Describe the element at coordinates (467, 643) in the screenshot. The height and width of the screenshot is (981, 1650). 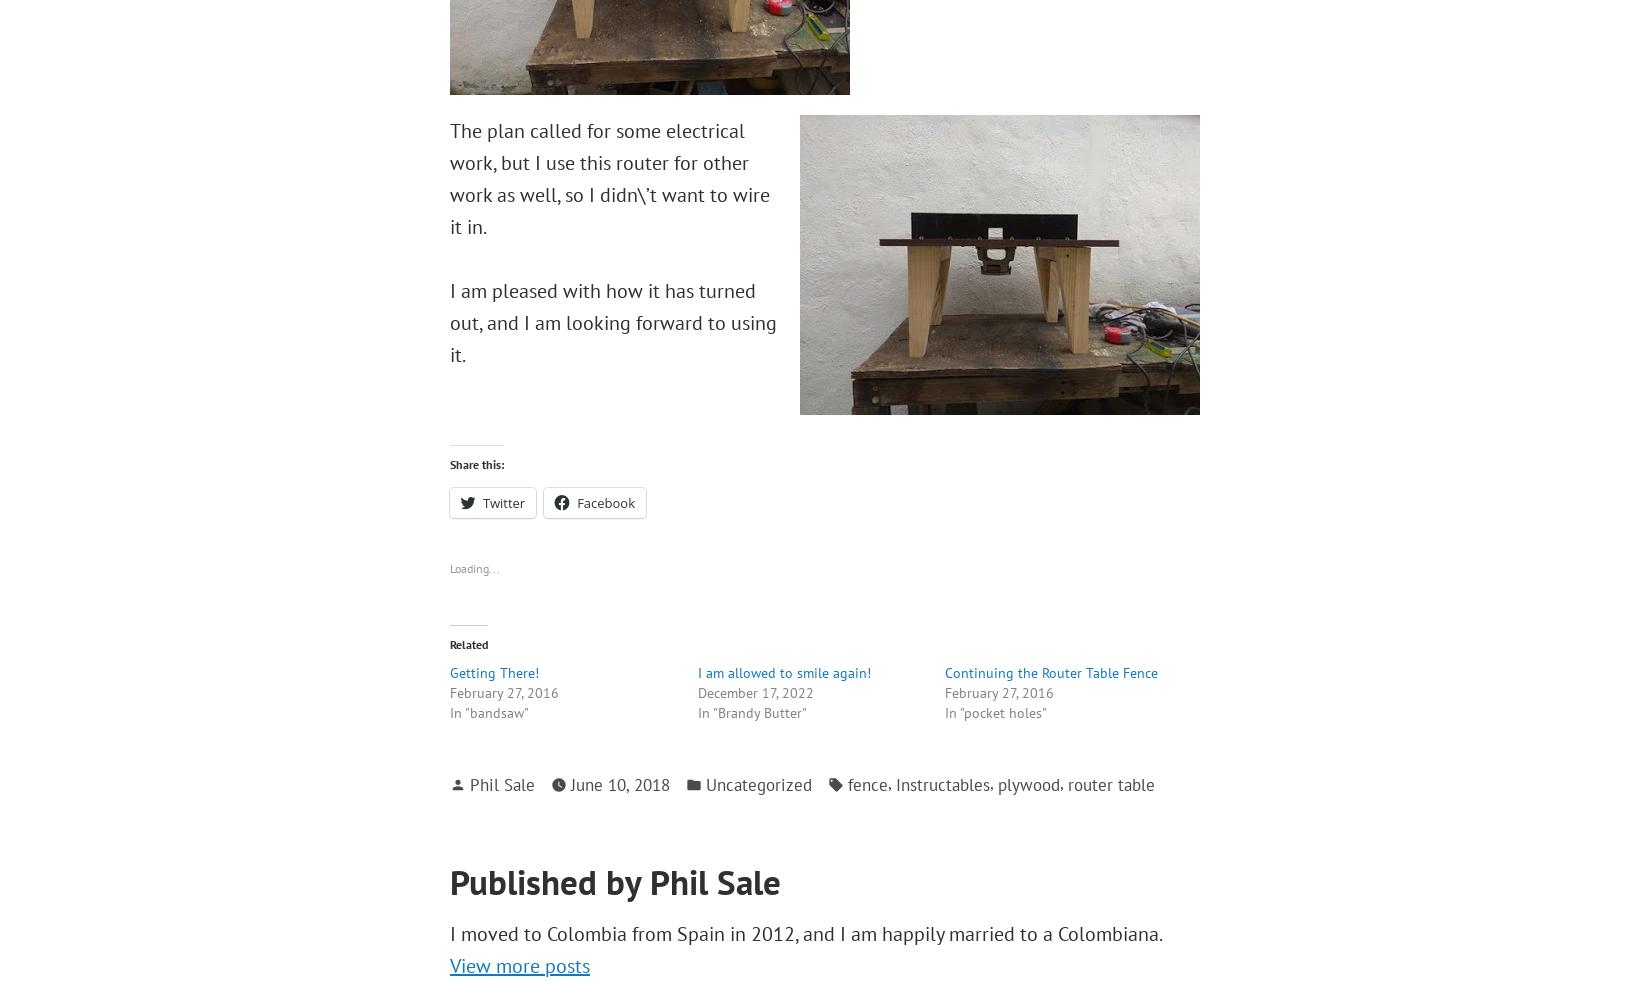
I see `'Related'` at that location.